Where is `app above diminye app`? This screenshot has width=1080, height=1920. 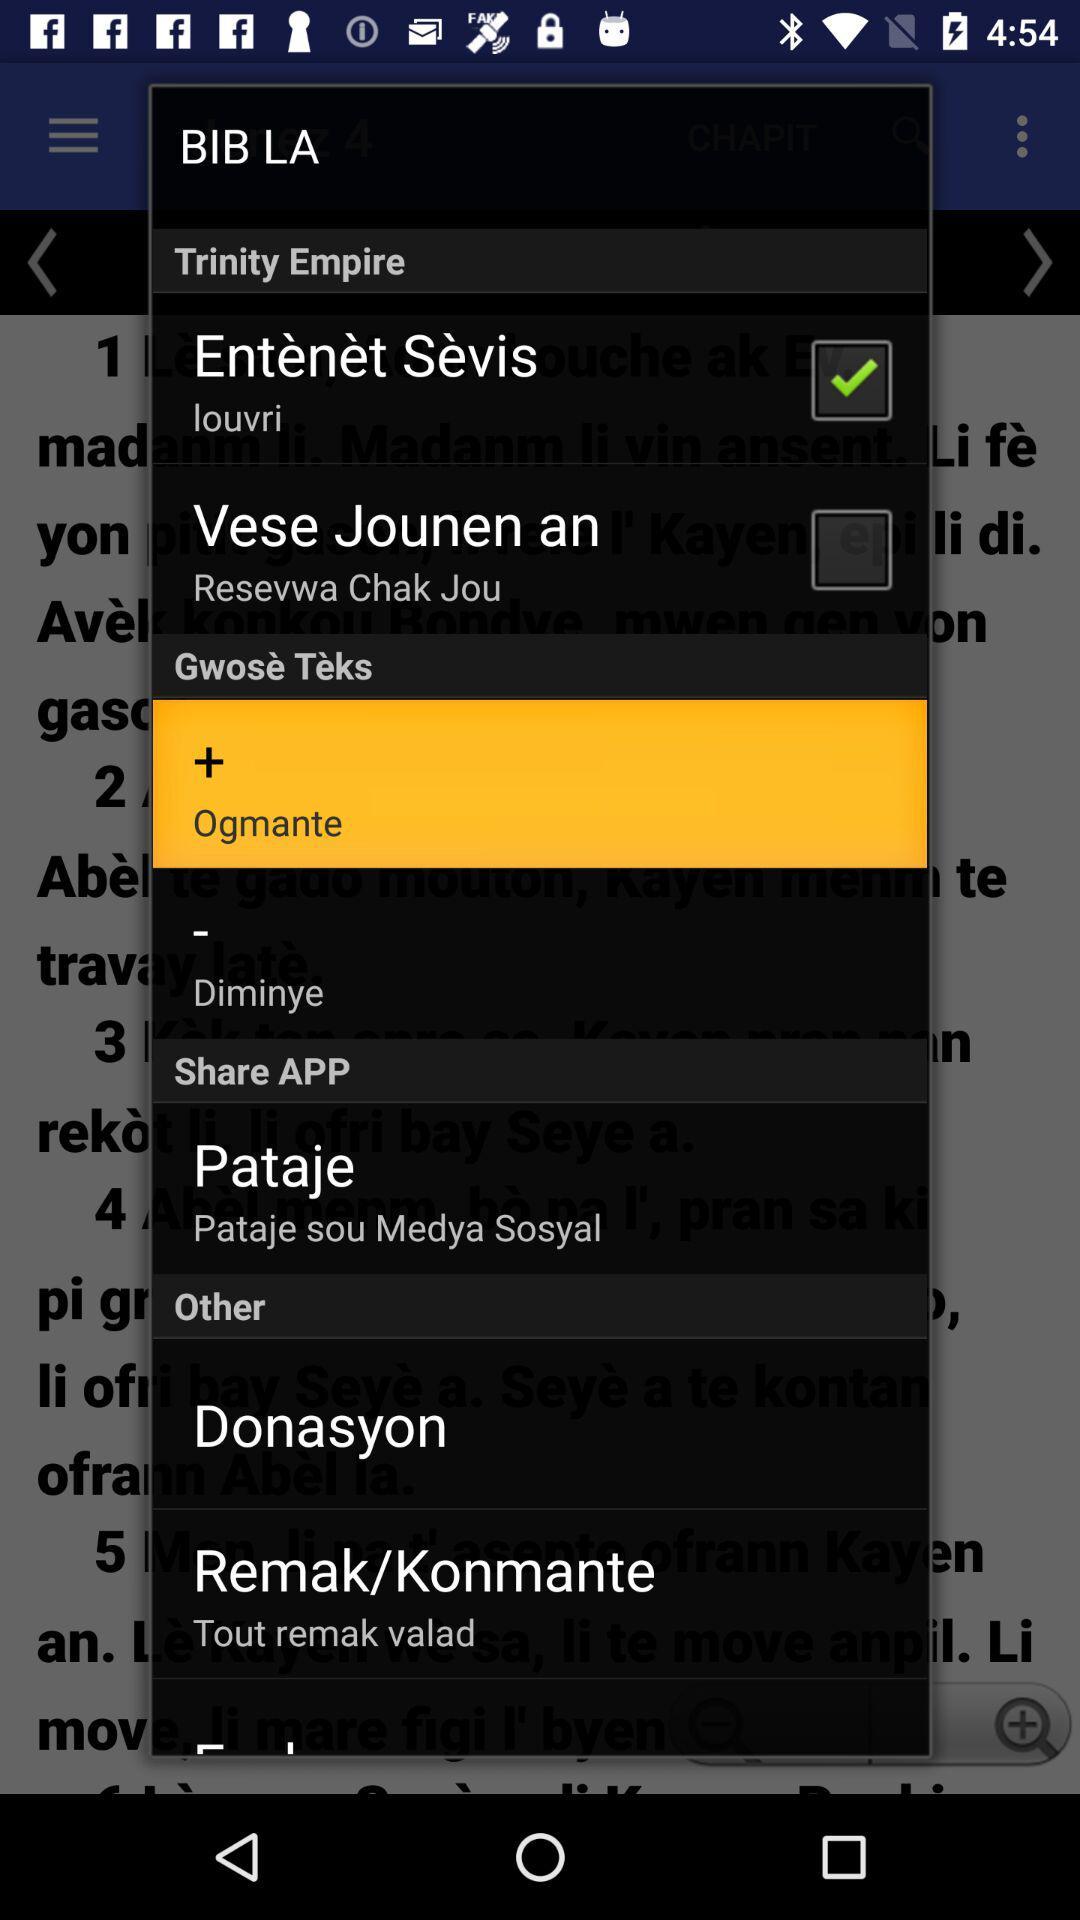
app above diminye app is located at coordinates (200, 927).